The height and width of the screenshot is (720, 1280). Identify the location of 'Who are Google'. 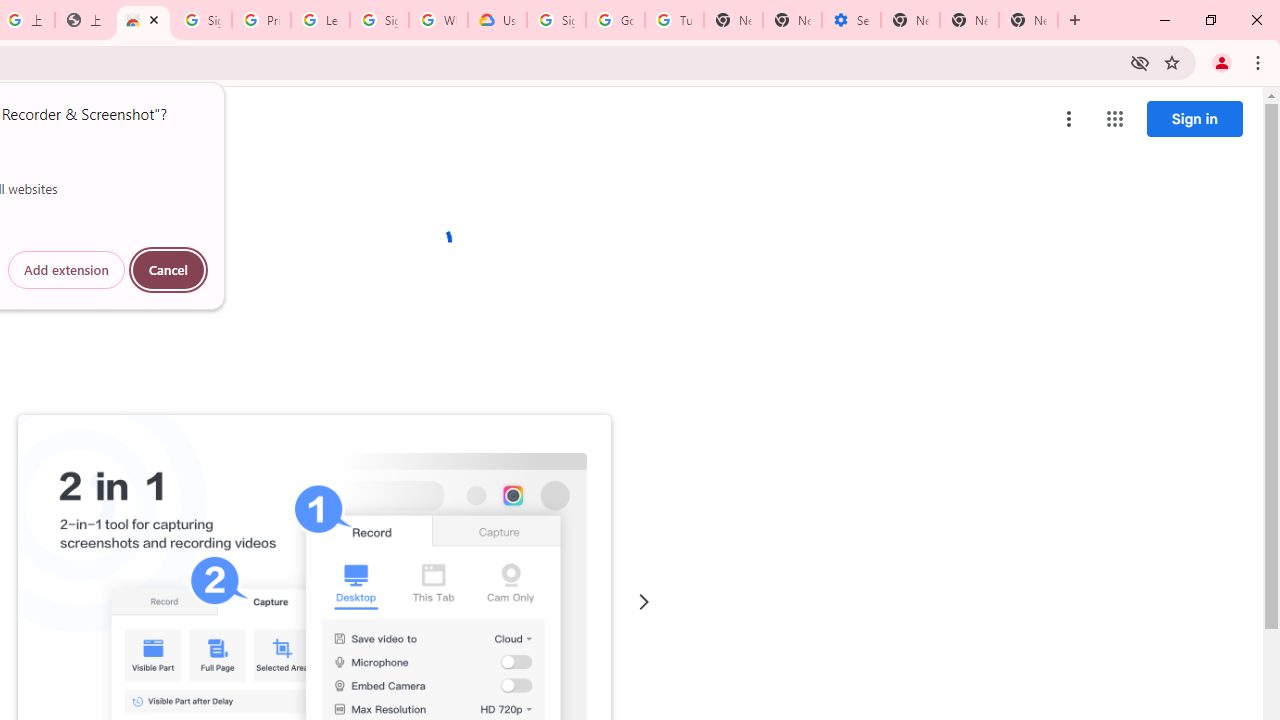
(437, 20).